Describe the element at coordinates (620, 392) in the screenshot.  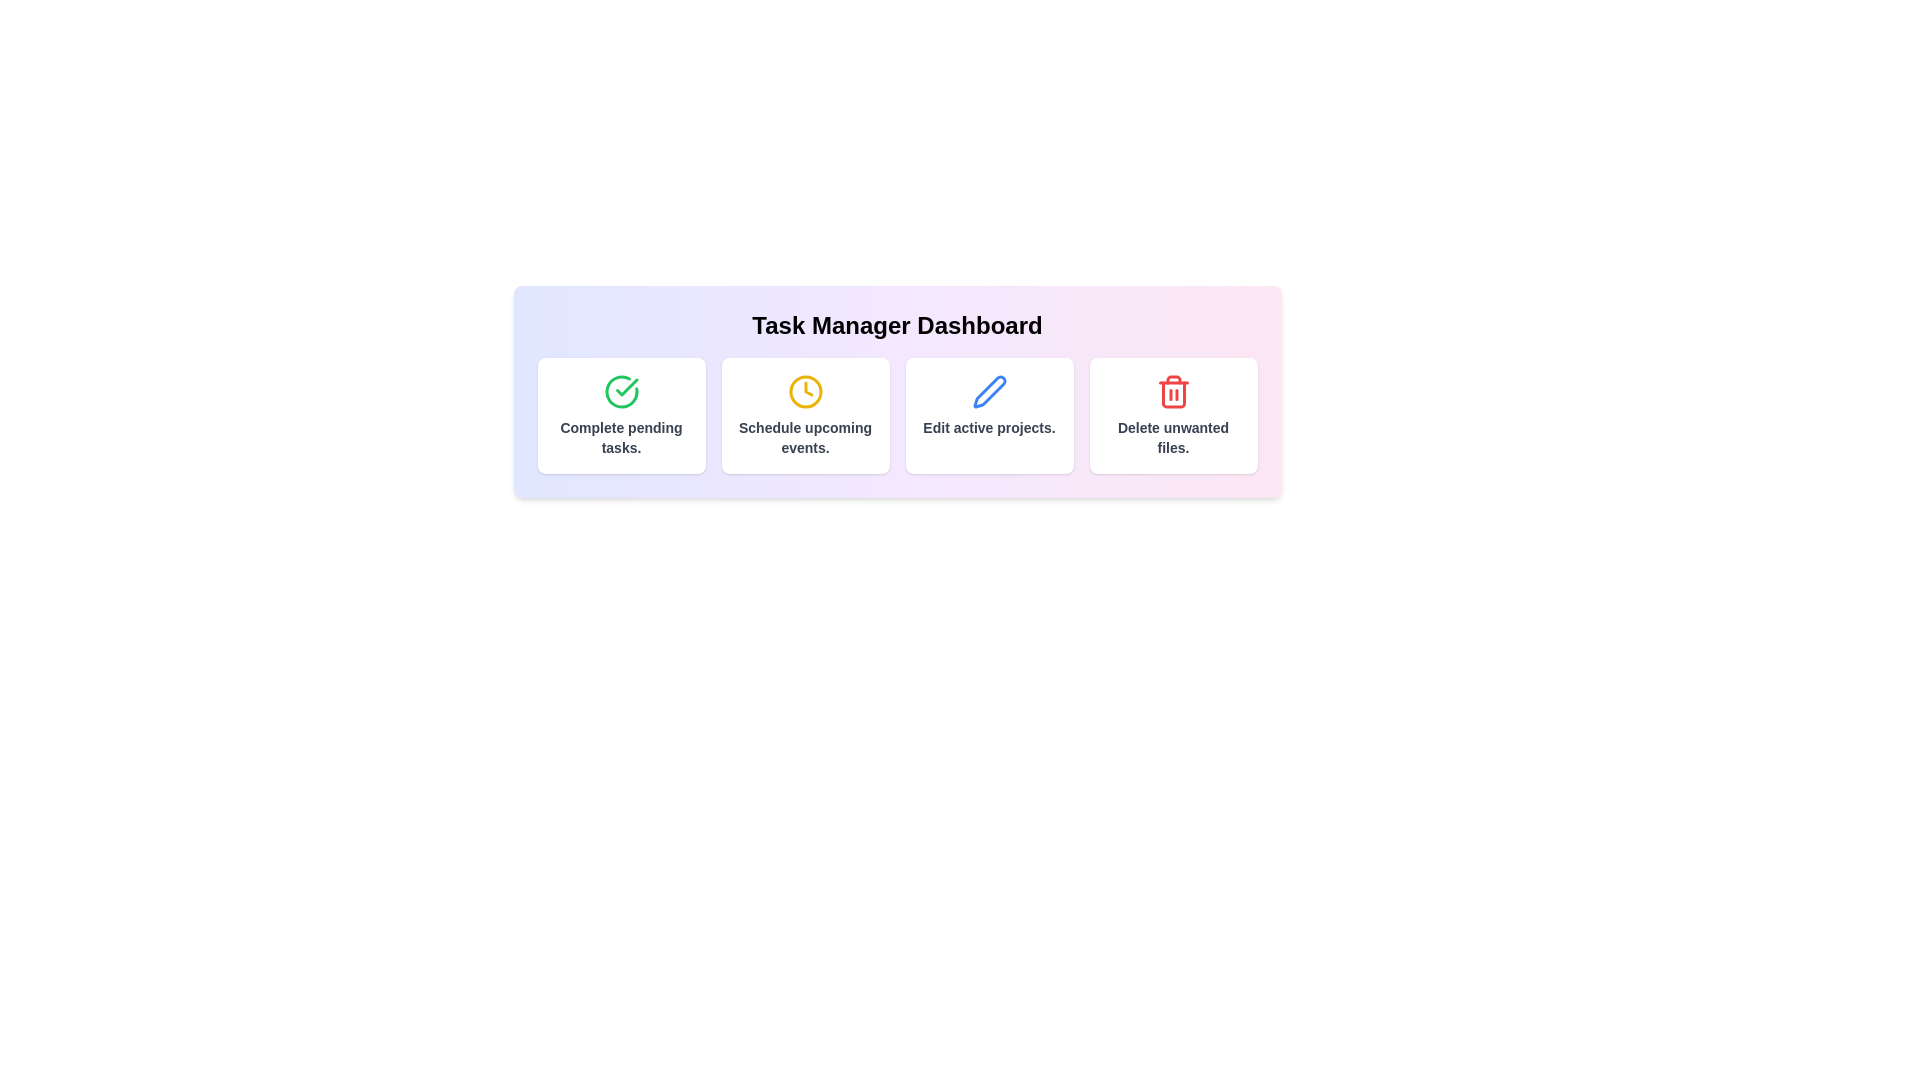
I see `the decorative checkmark icon located at the top of the card labeled 'Complete pending tasks.'` at that location.